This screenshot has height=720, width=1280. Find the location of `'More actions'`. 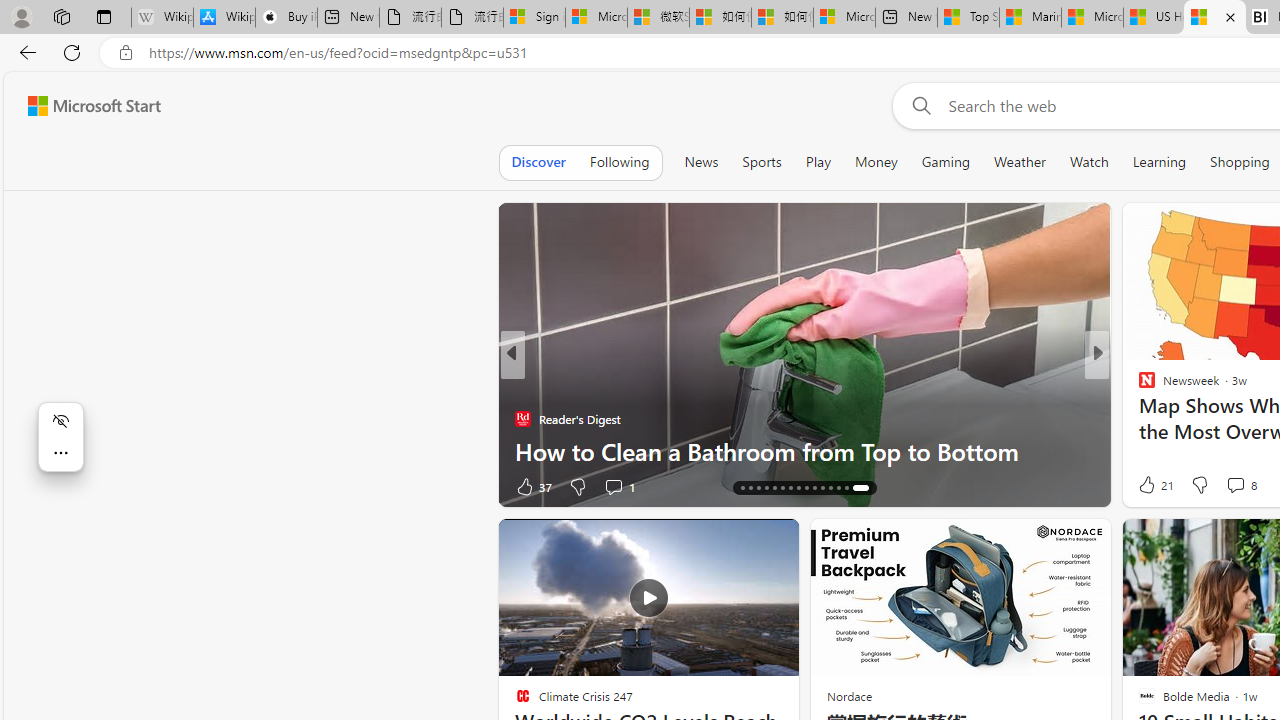

'More actions' is located at coordinates (60, 452).